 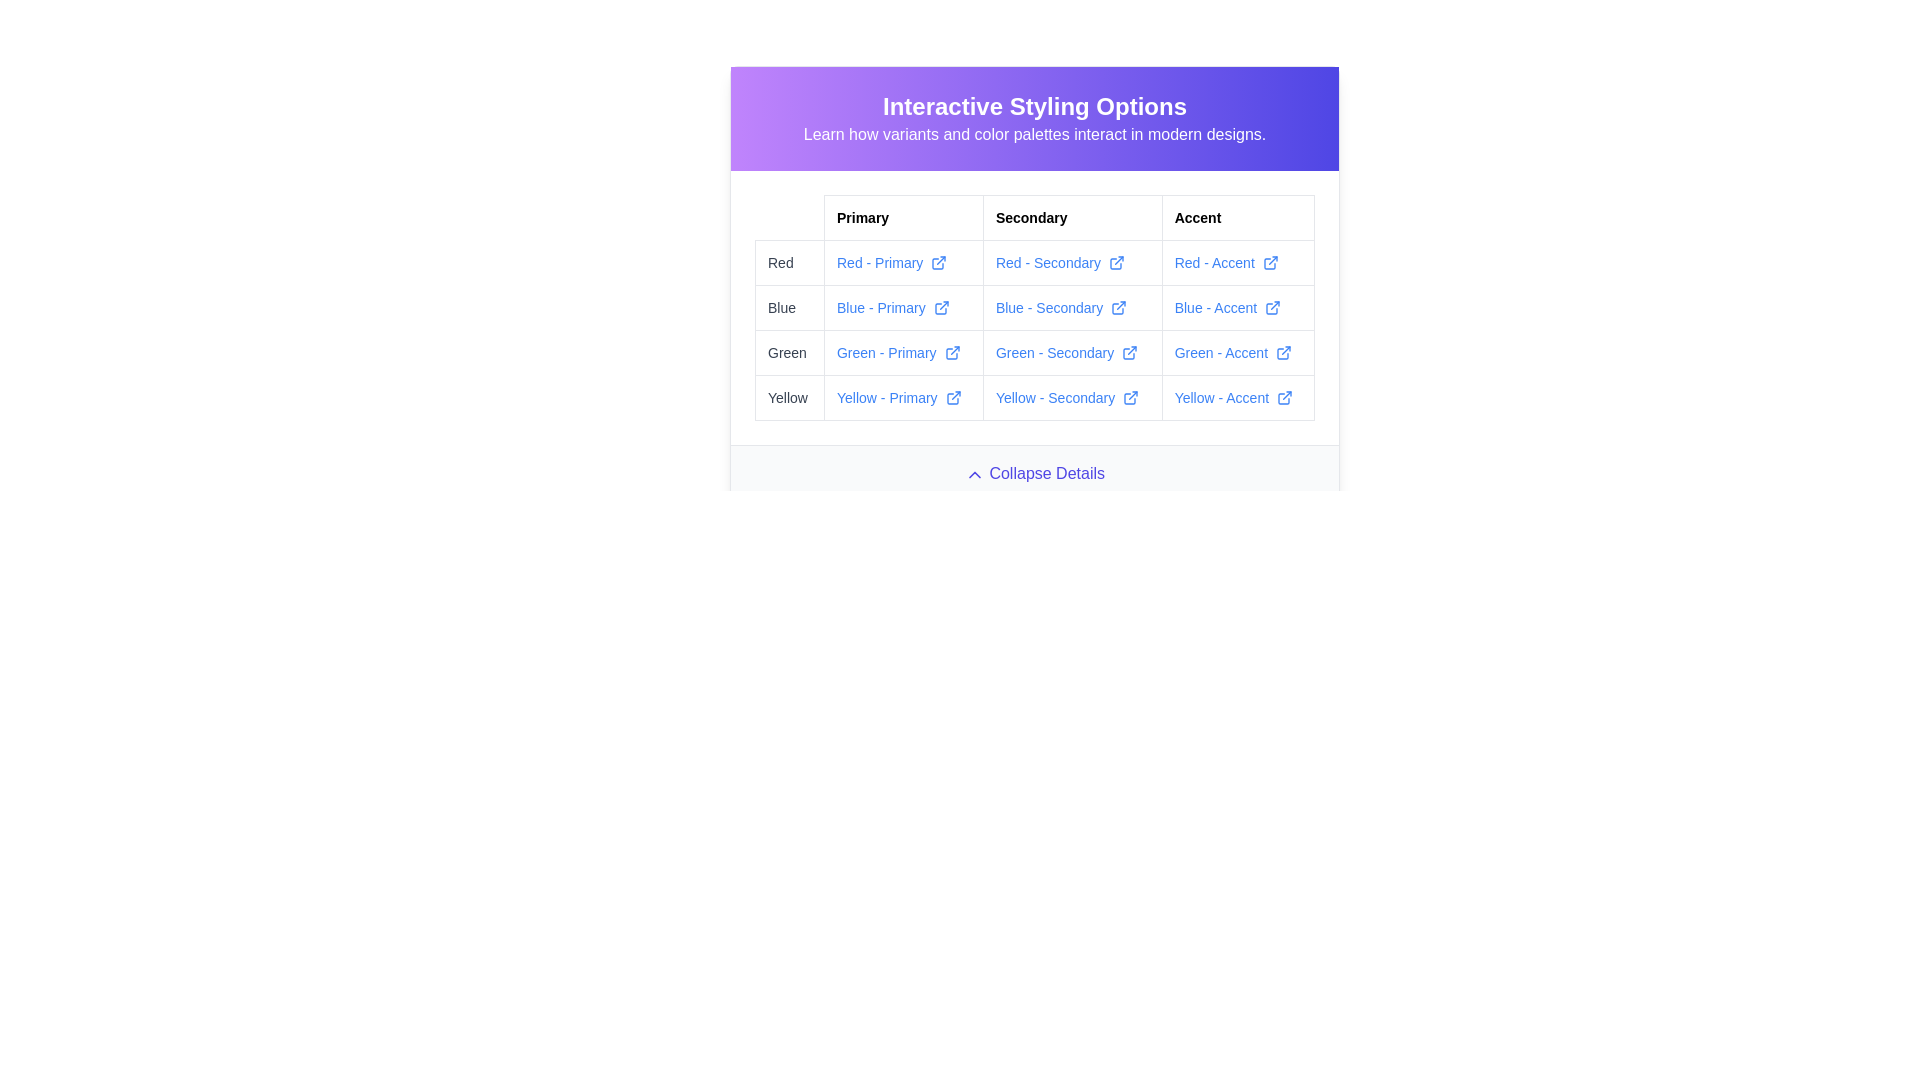 I want to click on the clickable link displaying 'Yellow - Accent' in the bottom-right cell of the table, so click(x=1232, y=397).